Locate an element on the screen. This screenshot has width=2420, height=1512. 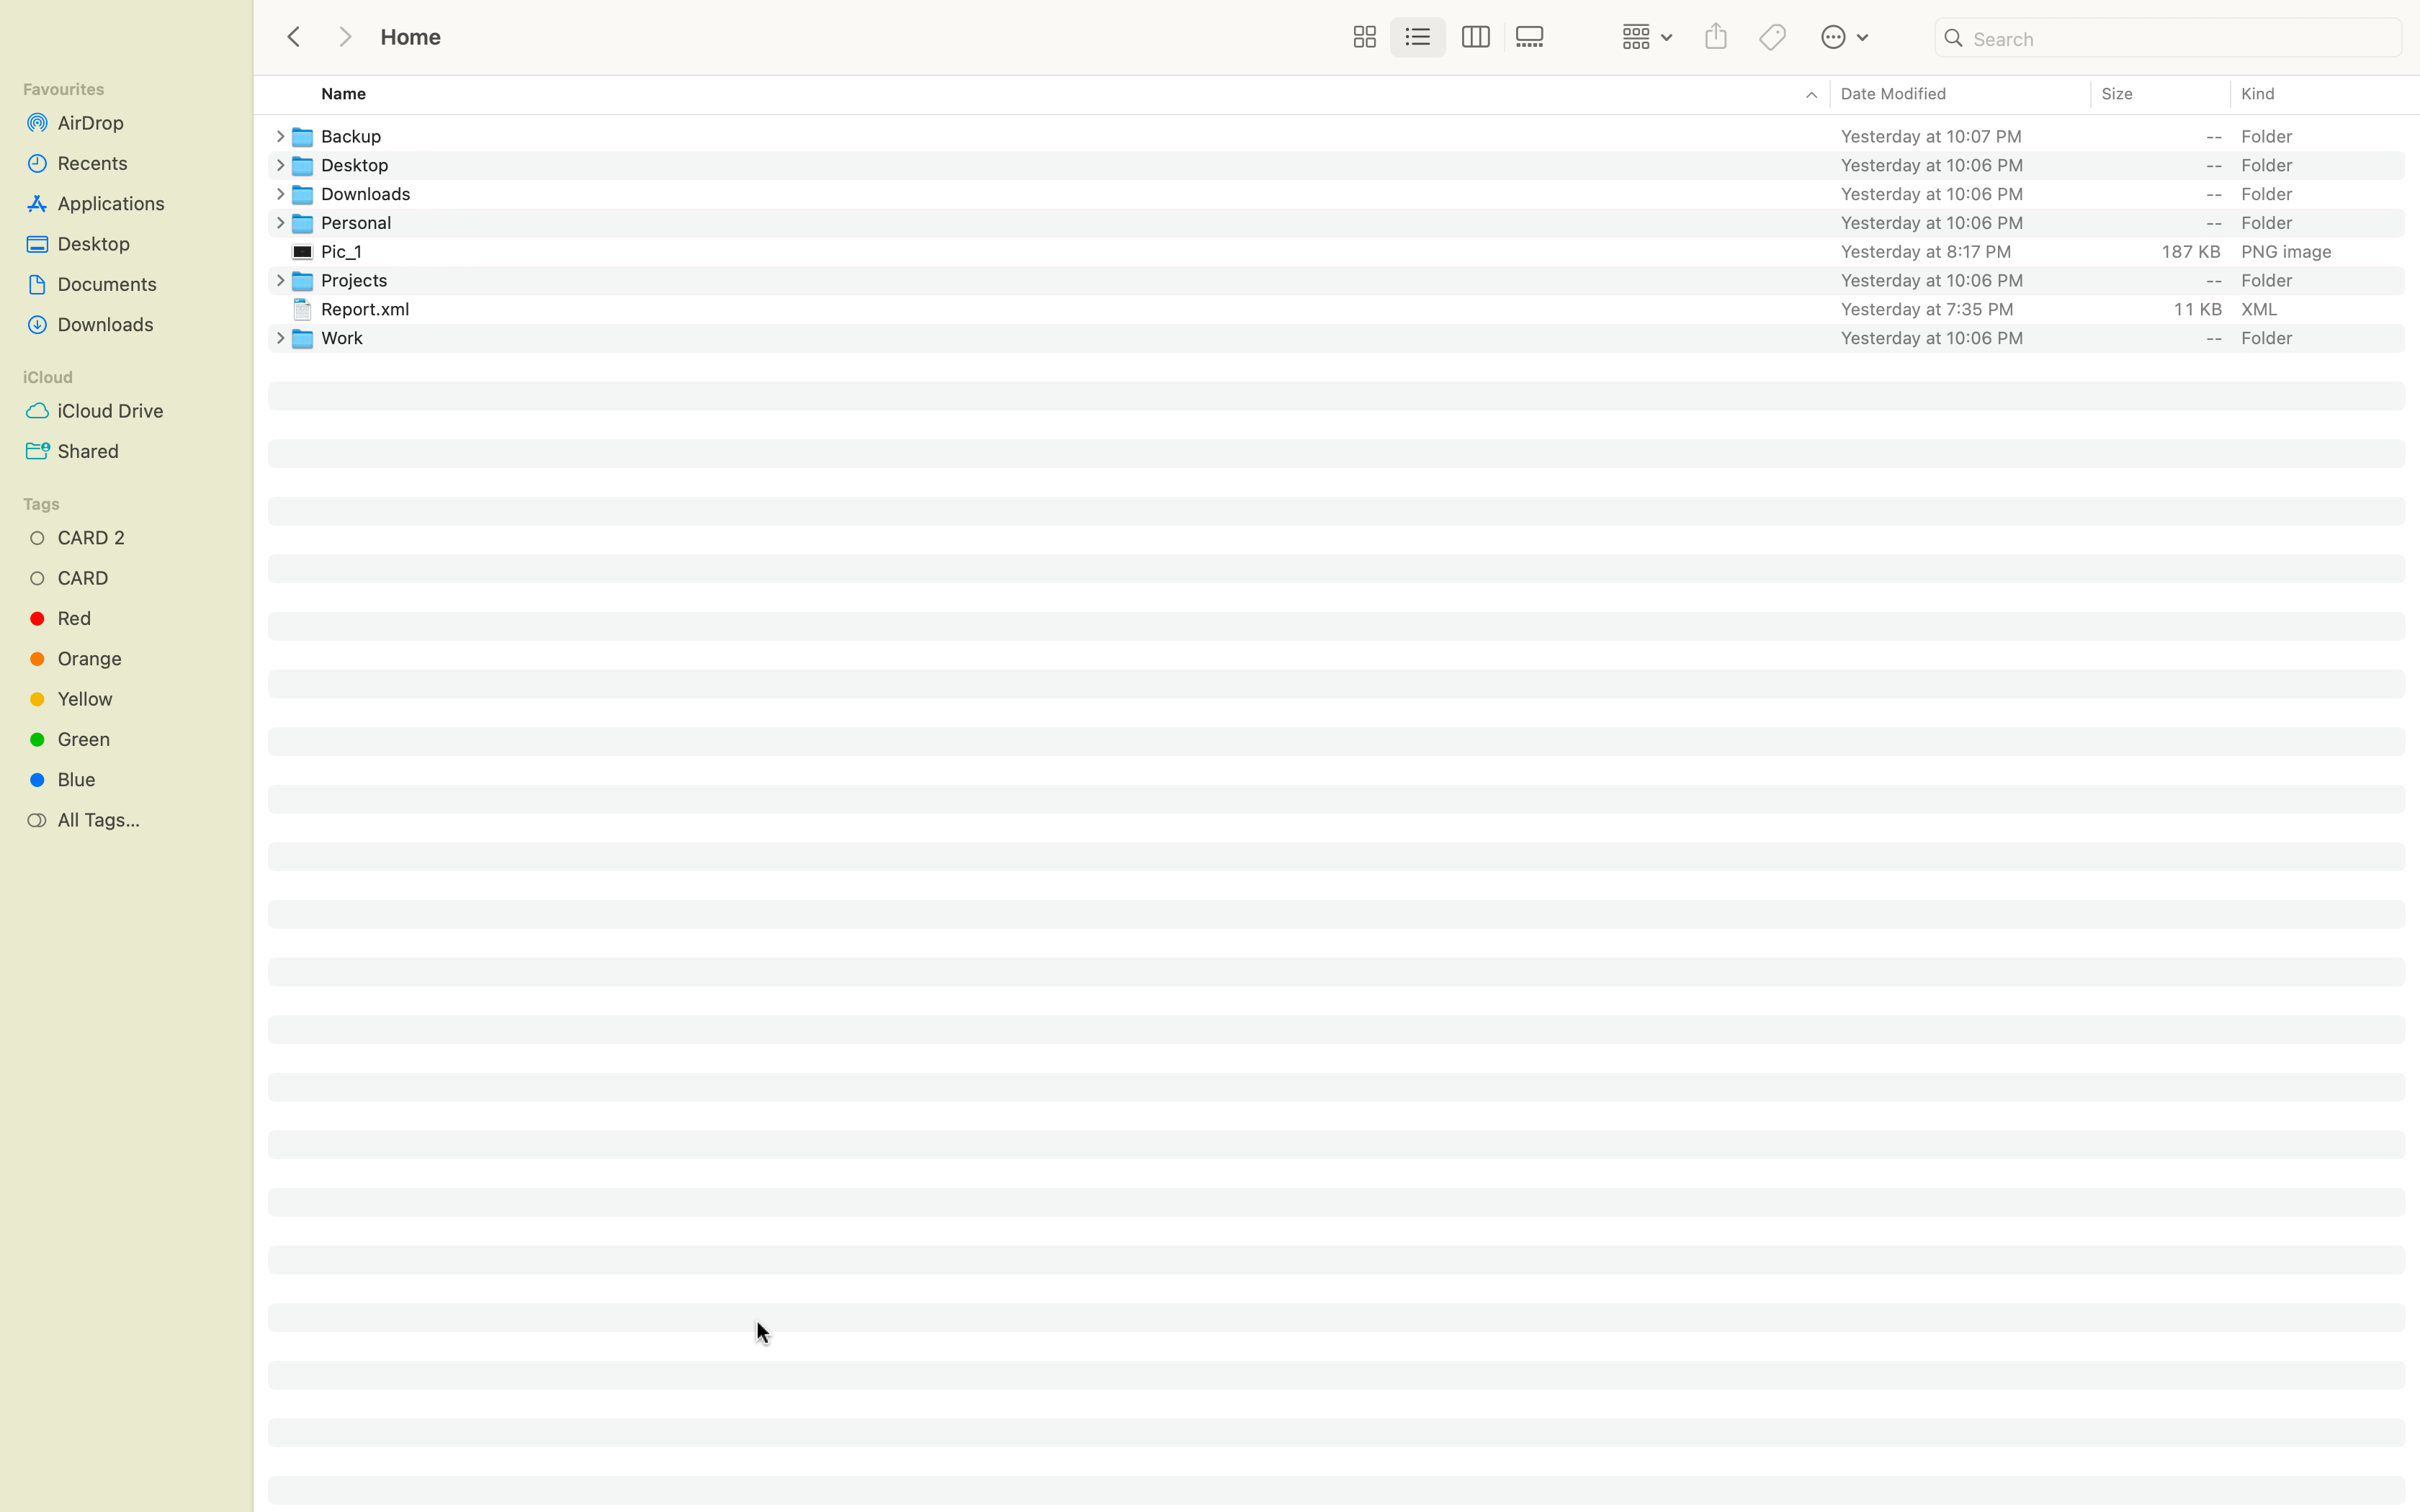
Create a new folder in the Downloads section is located at coordinates (275, 194).